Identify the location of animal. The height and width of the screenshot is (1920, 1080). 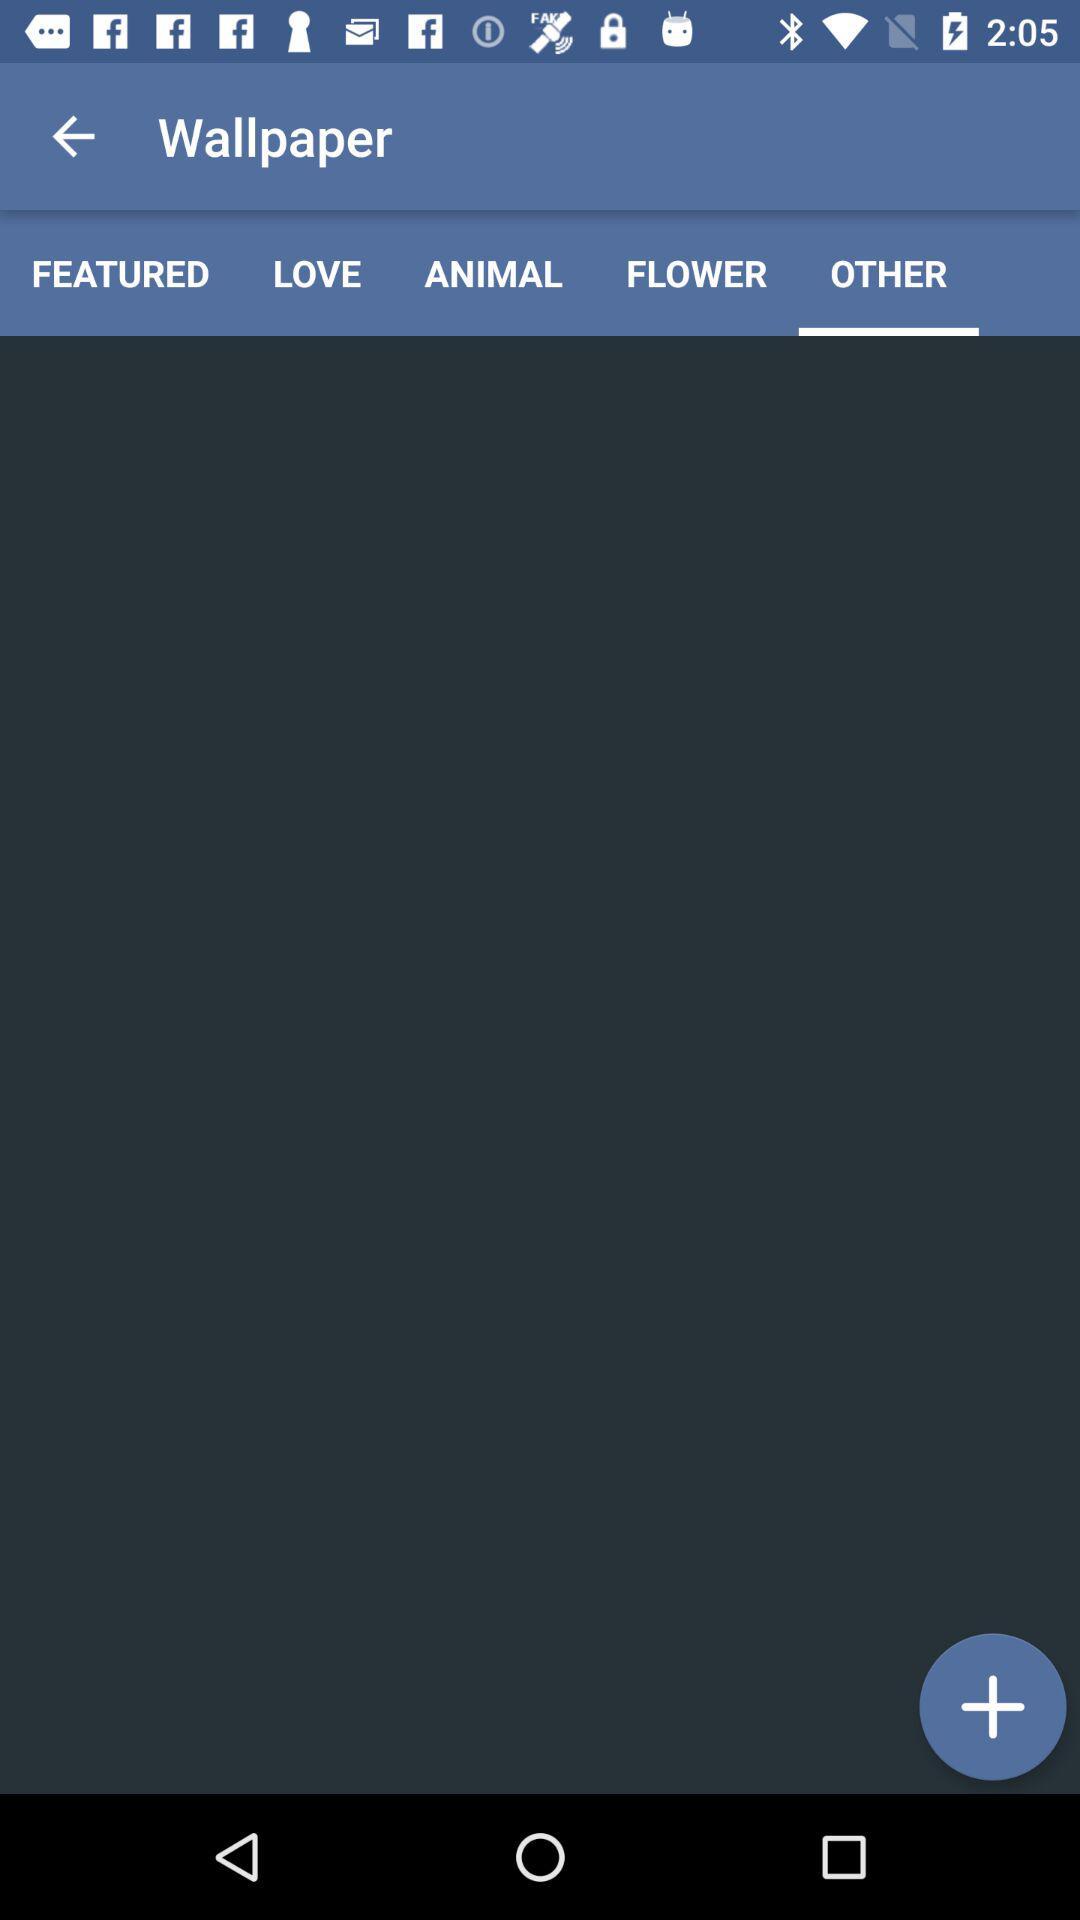
(493, 272).